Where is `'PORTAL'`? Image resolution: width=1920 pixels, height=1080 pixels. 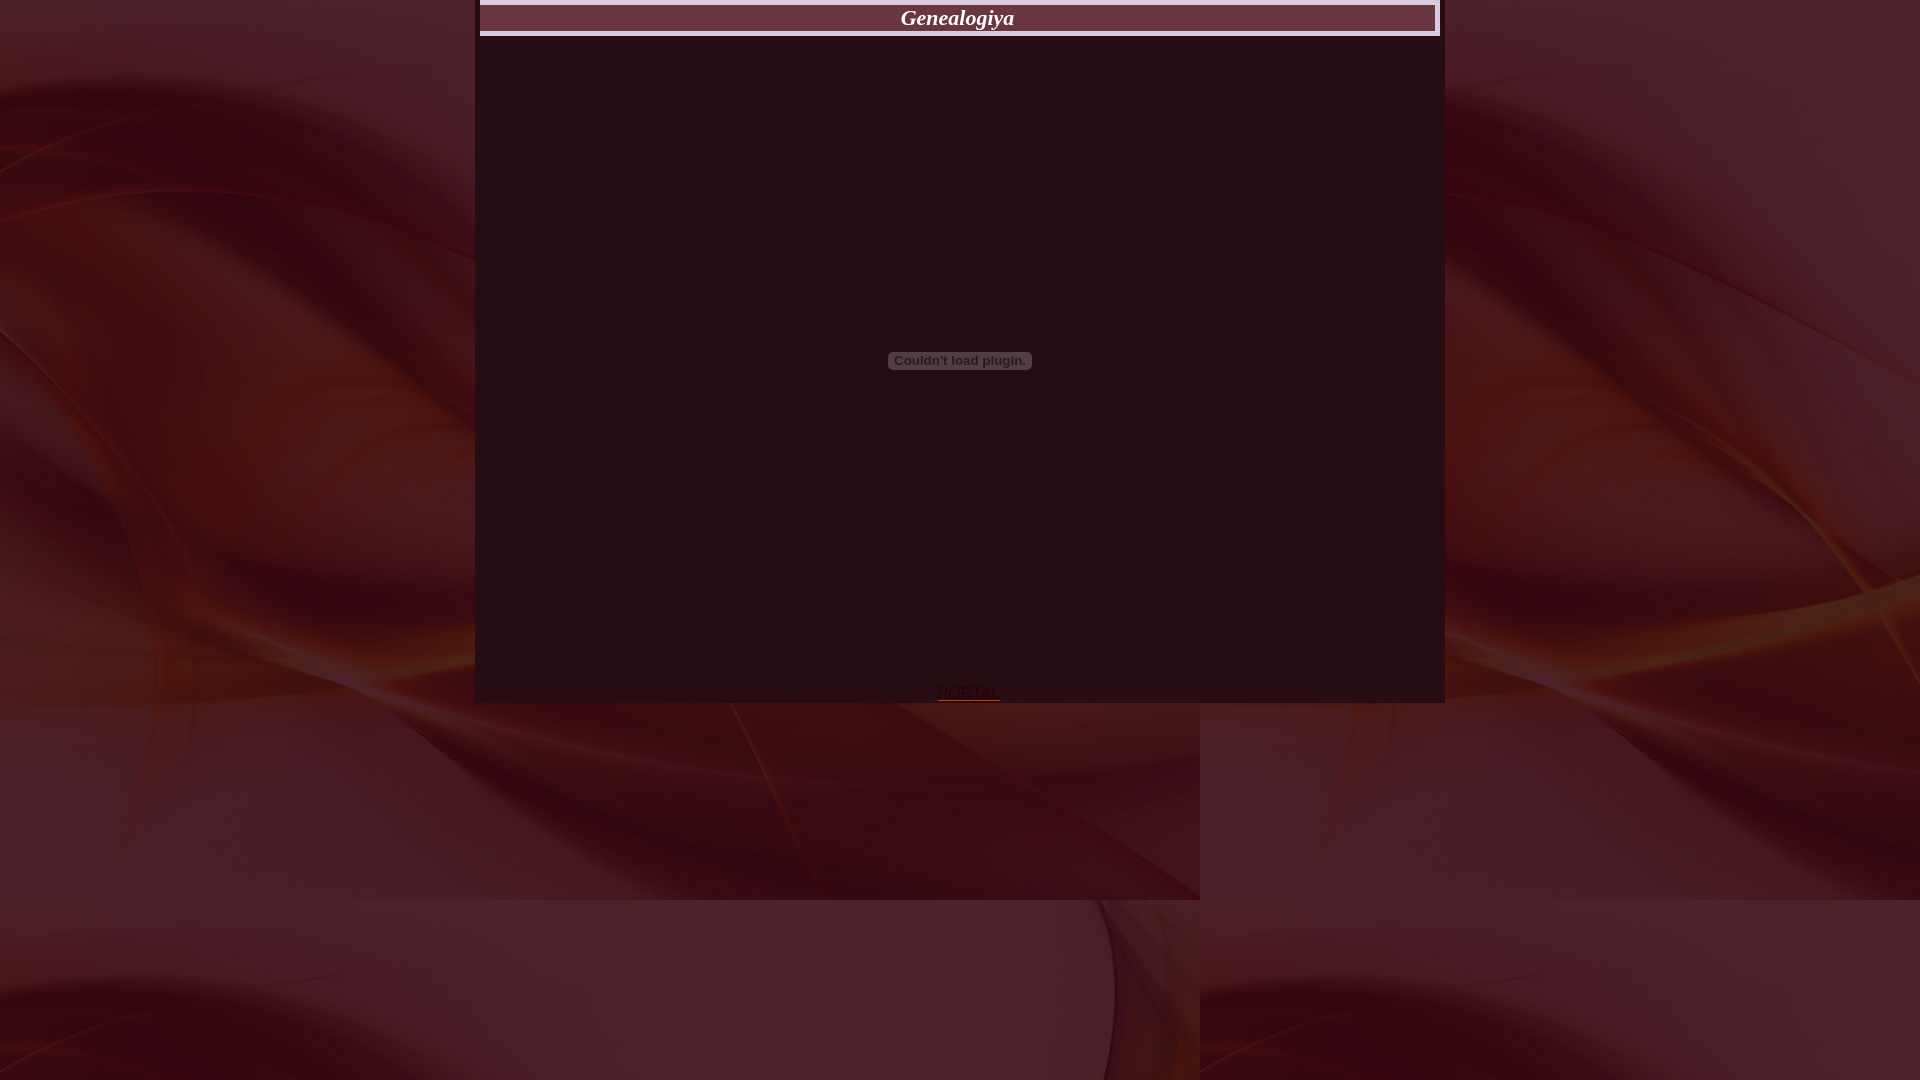
'PORTAL' is located at coordinates (969, 692).